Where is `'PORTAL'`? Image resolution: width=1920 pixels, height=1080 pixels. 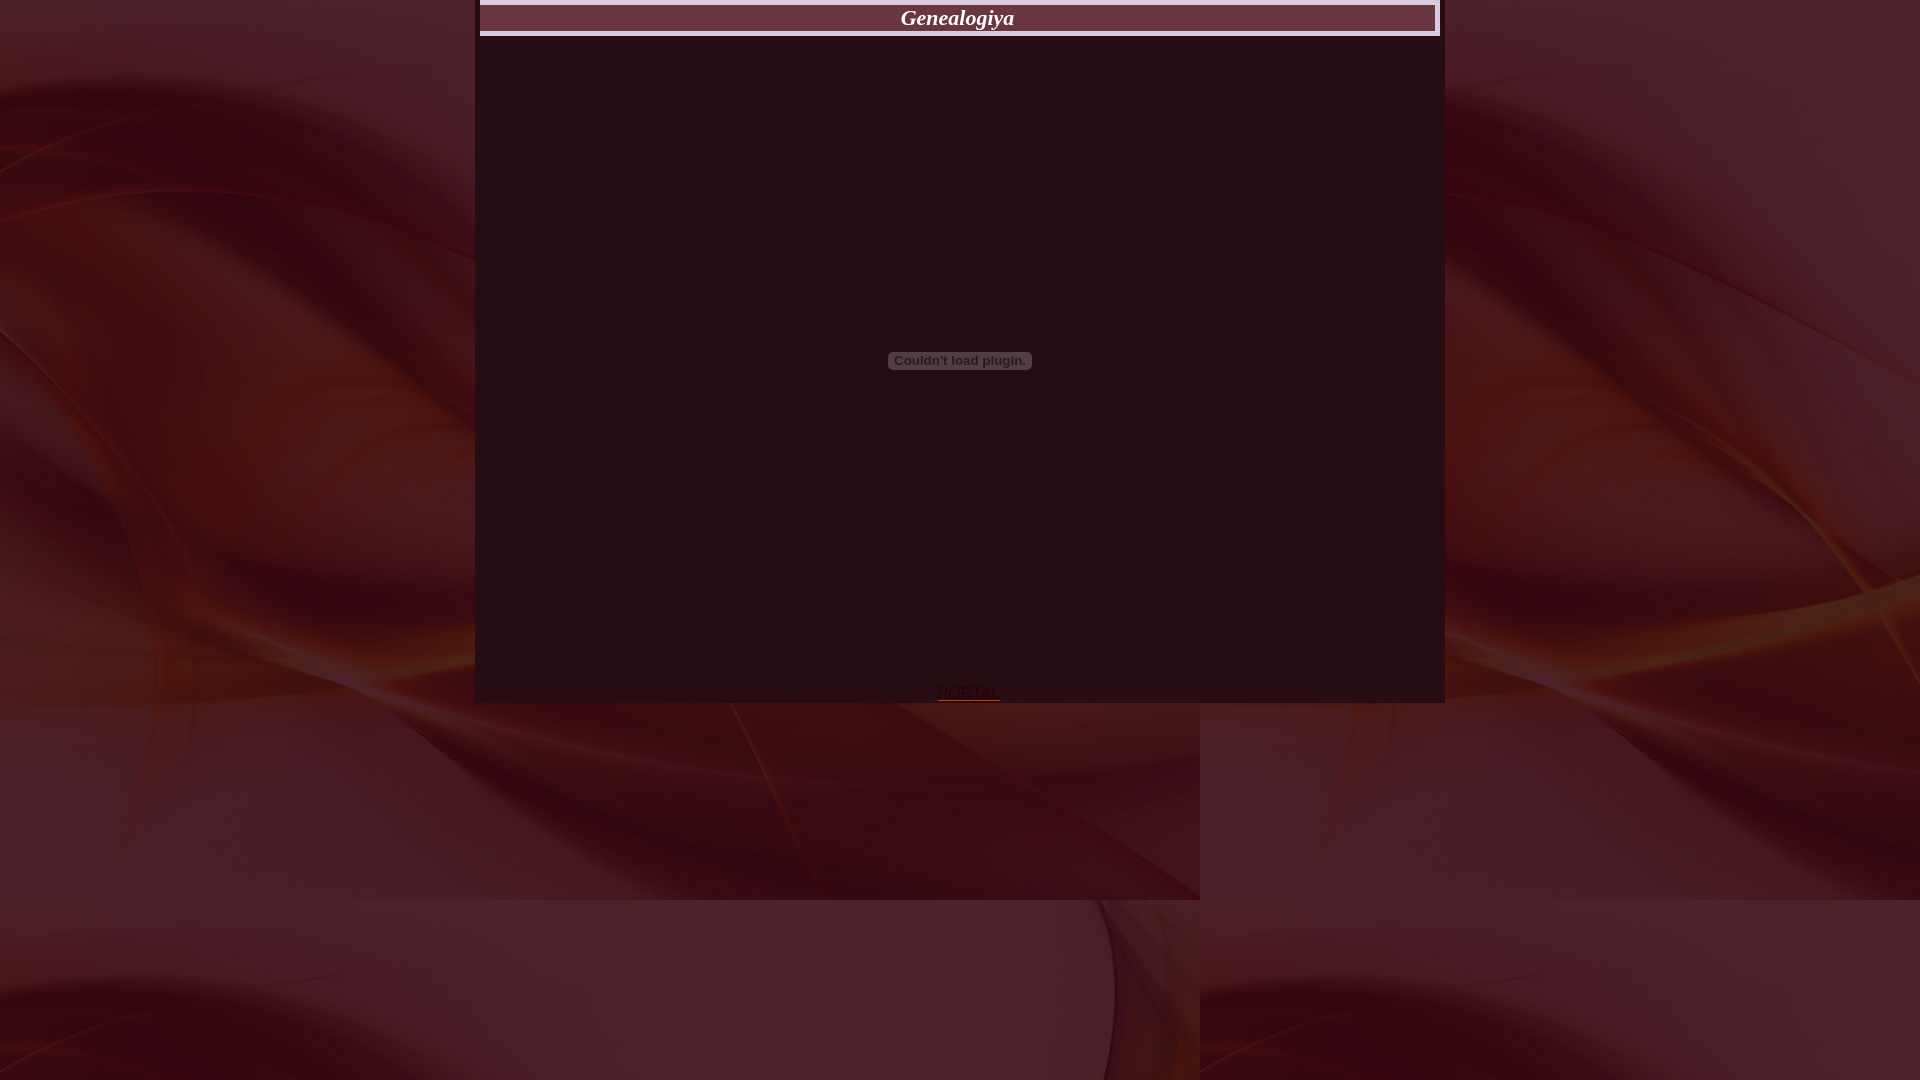
'PORTAL' is located at coordinates (969, 692).